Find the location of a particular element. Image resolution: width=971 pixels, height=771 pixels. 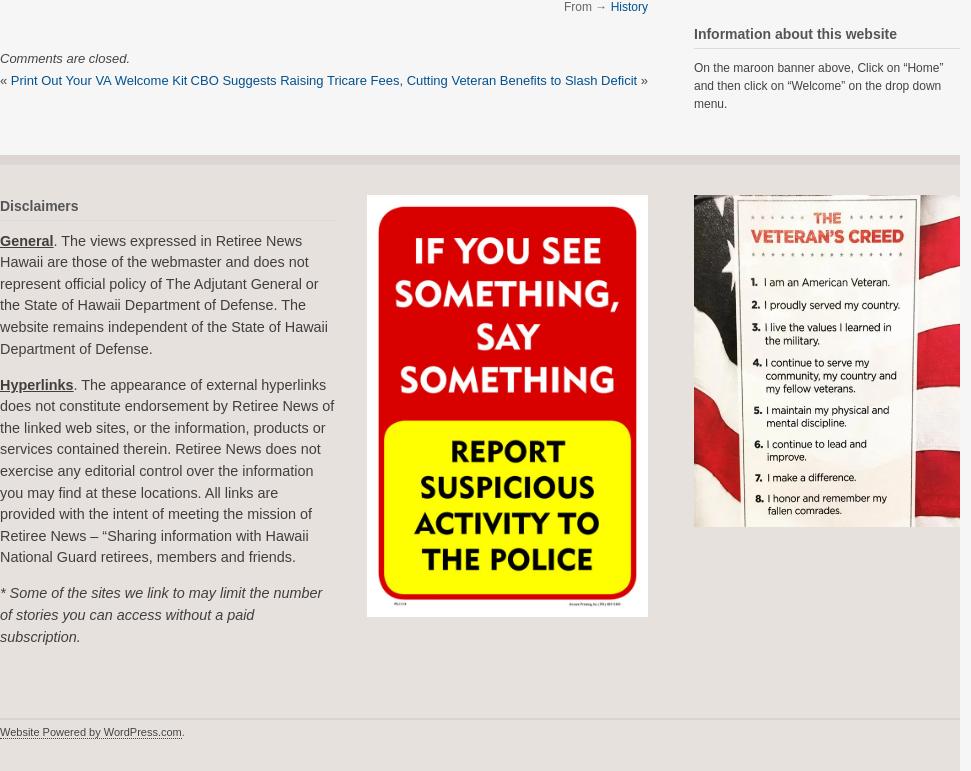

'Disclaimers' is located at coordinates (39, 205).